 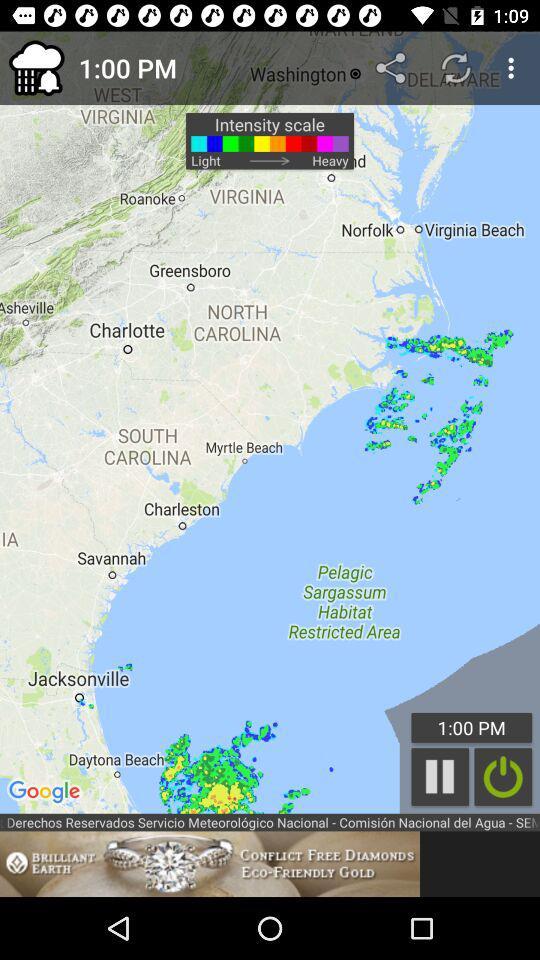 I want to click on item below national weather service icon, so click(x=209, y=863).